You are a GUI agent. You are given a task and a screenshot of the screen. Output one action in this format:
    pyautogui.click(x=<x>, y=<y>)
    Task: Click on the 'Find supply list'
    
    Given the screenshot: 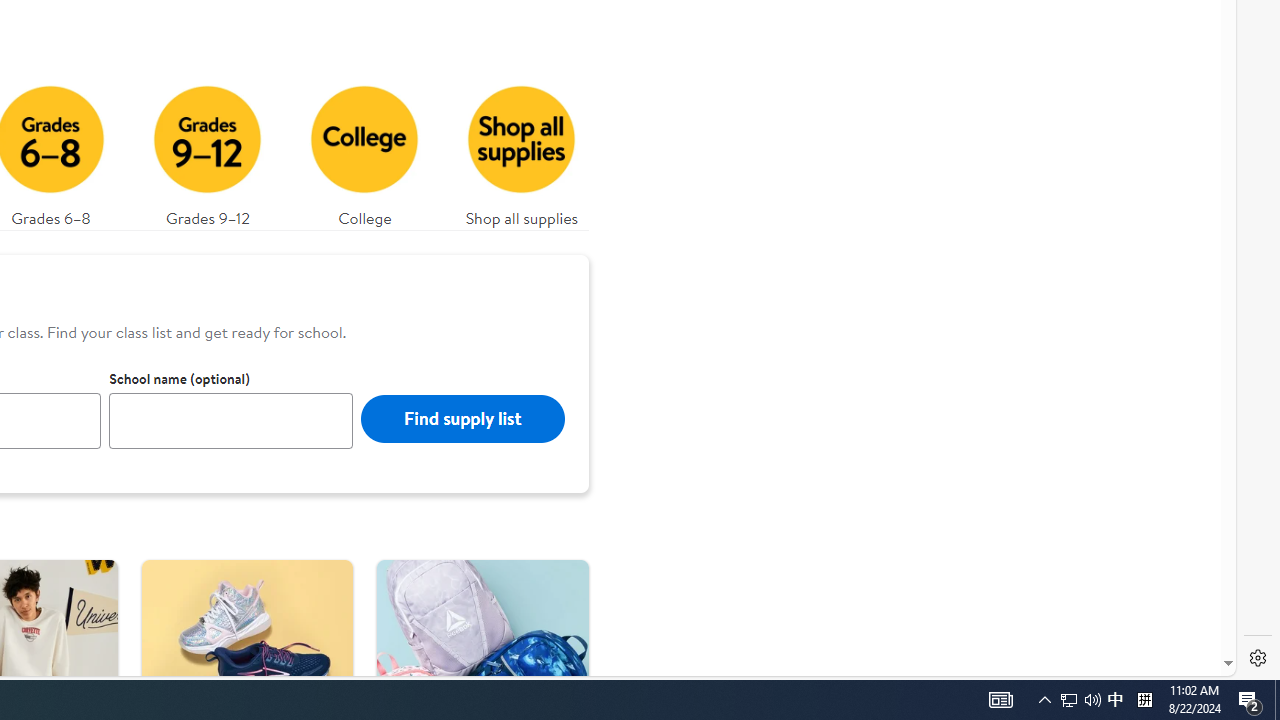 What is the action you would take?
    pyautogui.click(x=461, y=417)
    